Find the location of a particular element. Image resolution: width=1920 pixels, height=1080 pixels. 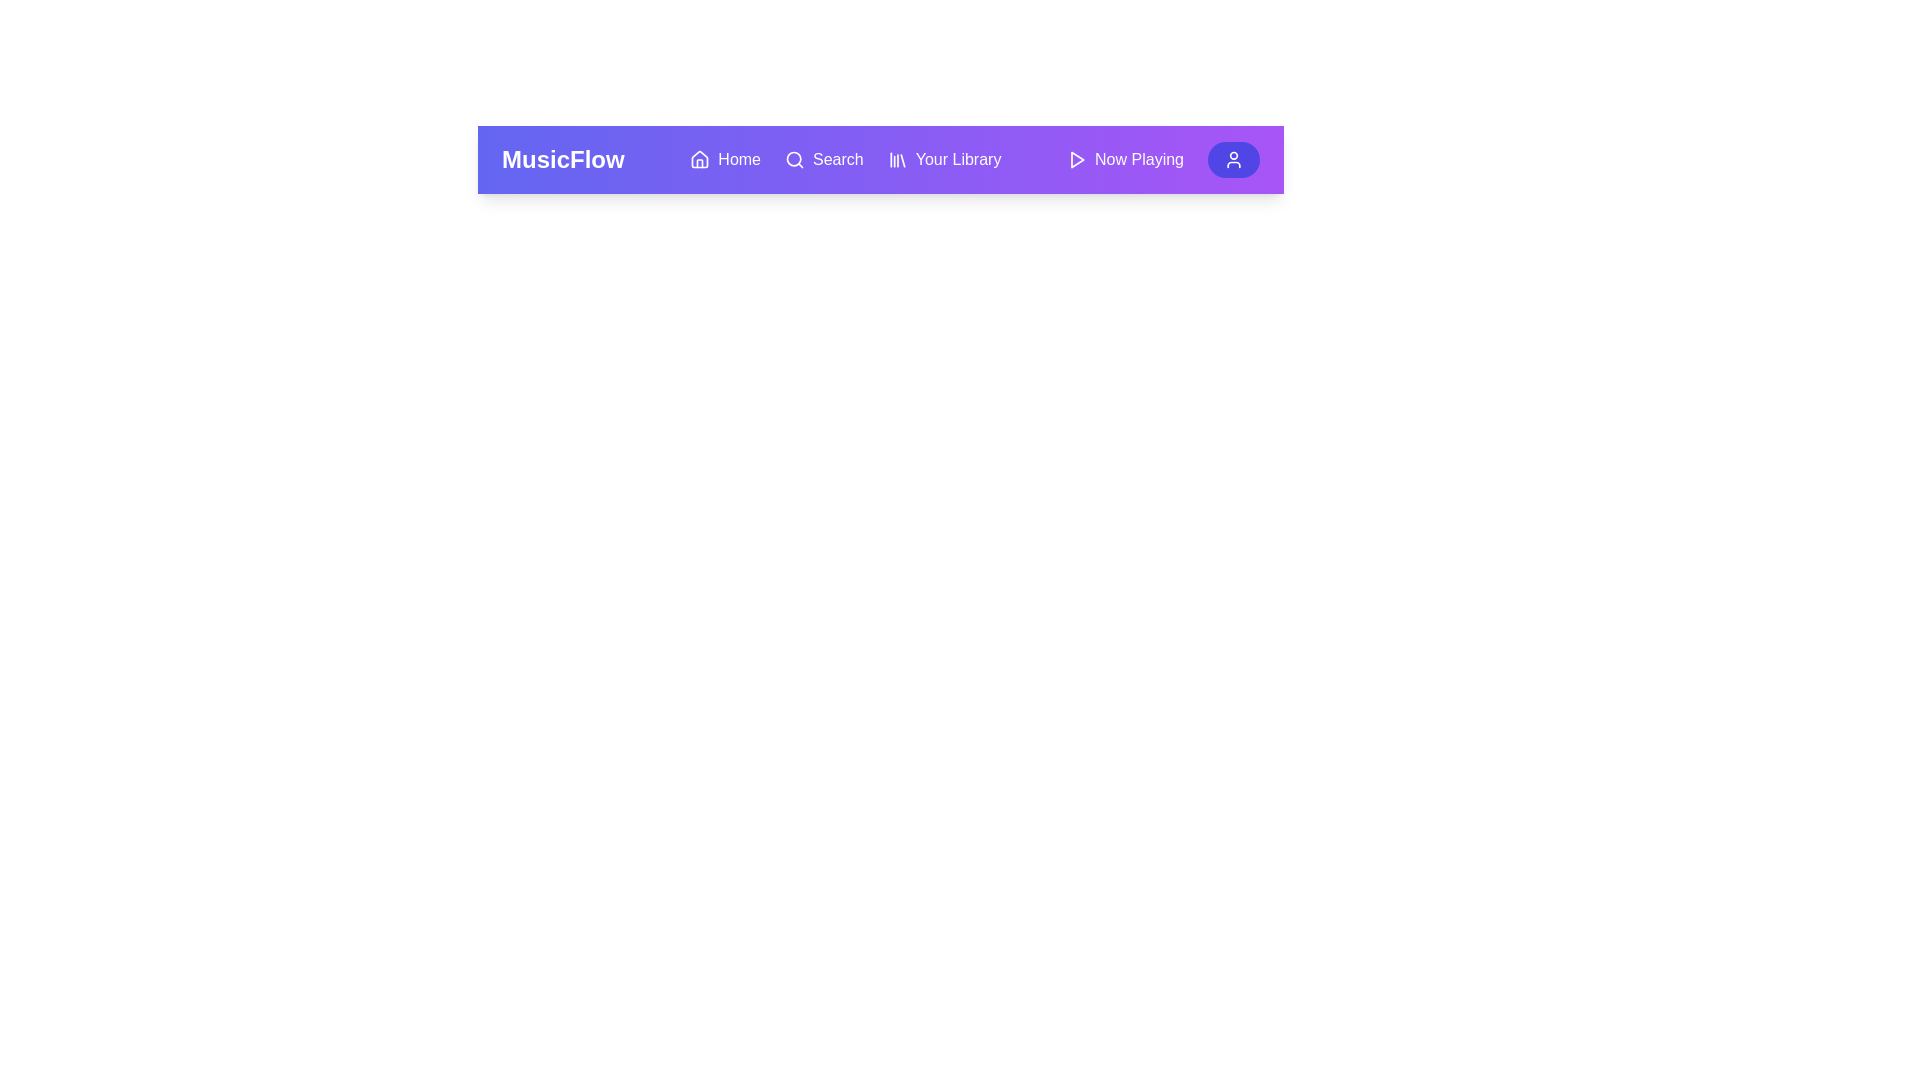

the Now Playing button to navigate to the corresponding section is located at coordinates (1124, 158).